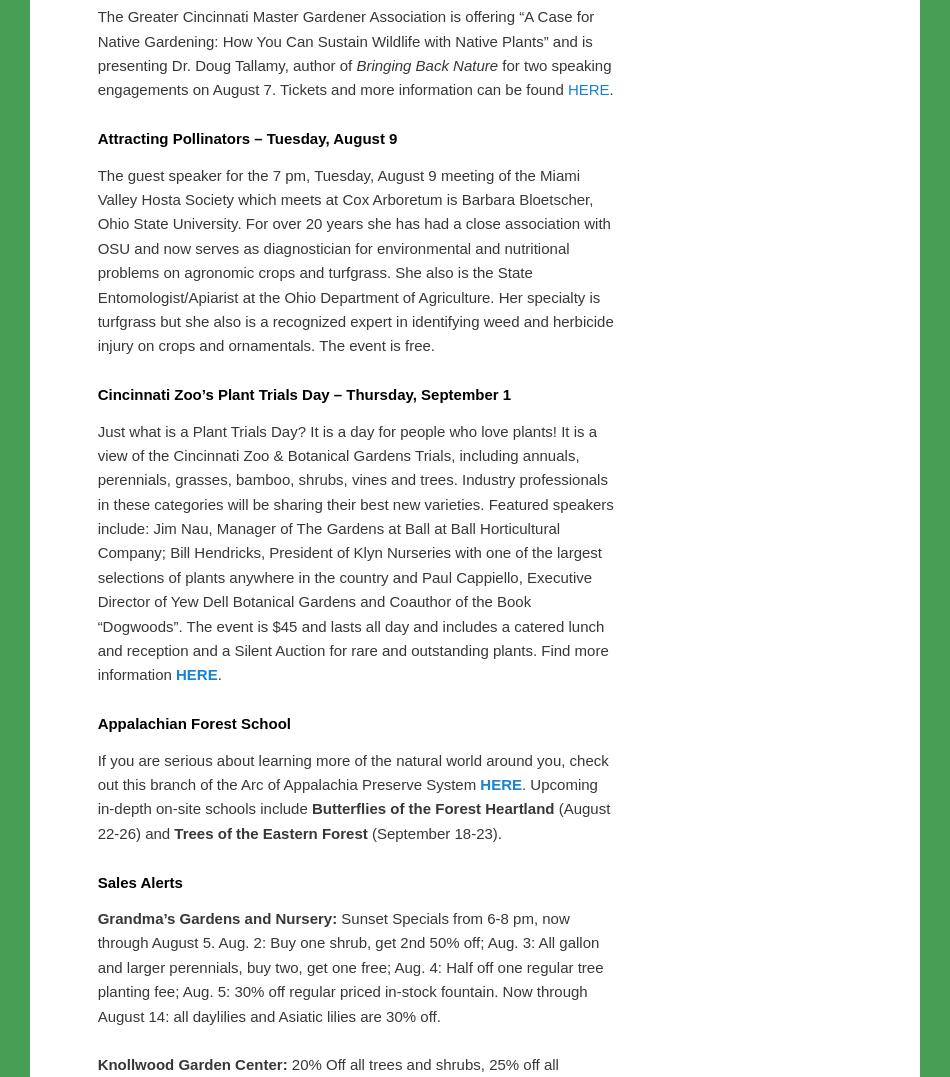 Image resolution: width=950 pixels, height=1077 pixels. Describe the element at coordinates (96, 556) in the screenshot. I see `'Attracting Pollinators – Tuesday, August 9'` at that location.